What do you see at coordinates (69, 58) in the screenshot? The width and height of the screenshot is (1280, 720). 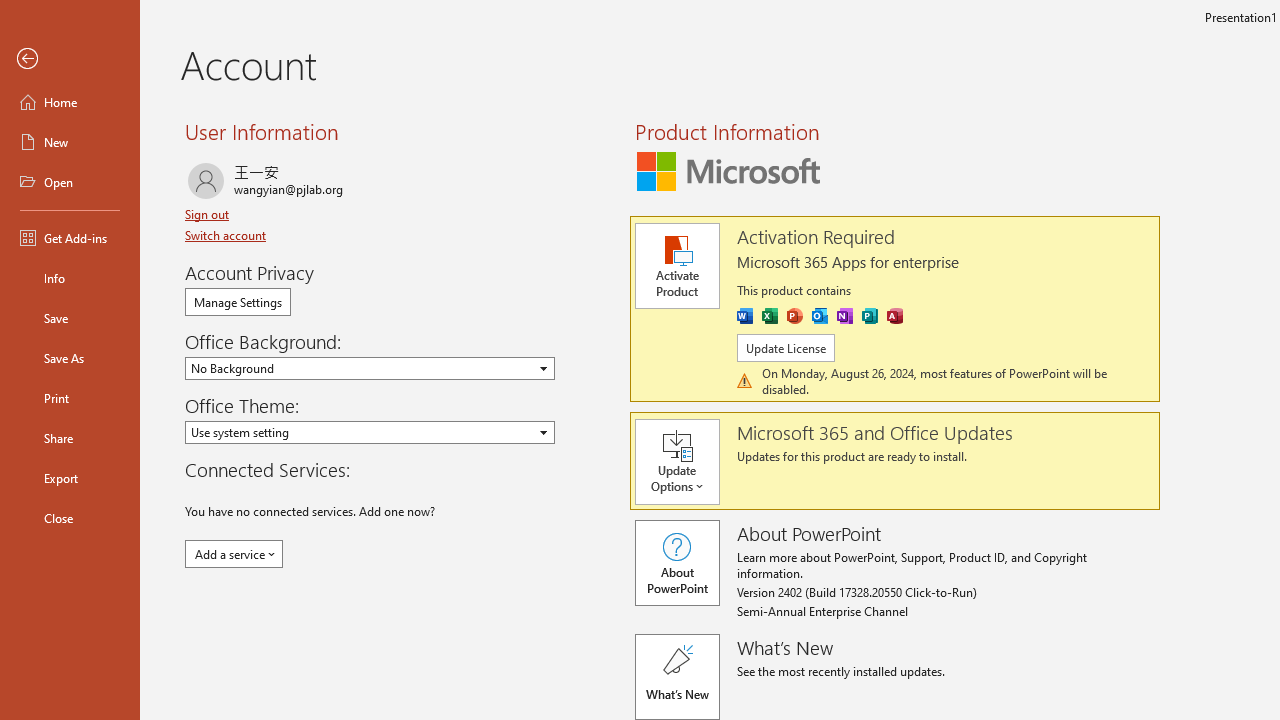 I see `'Back'` at bounding box center [69, 58].